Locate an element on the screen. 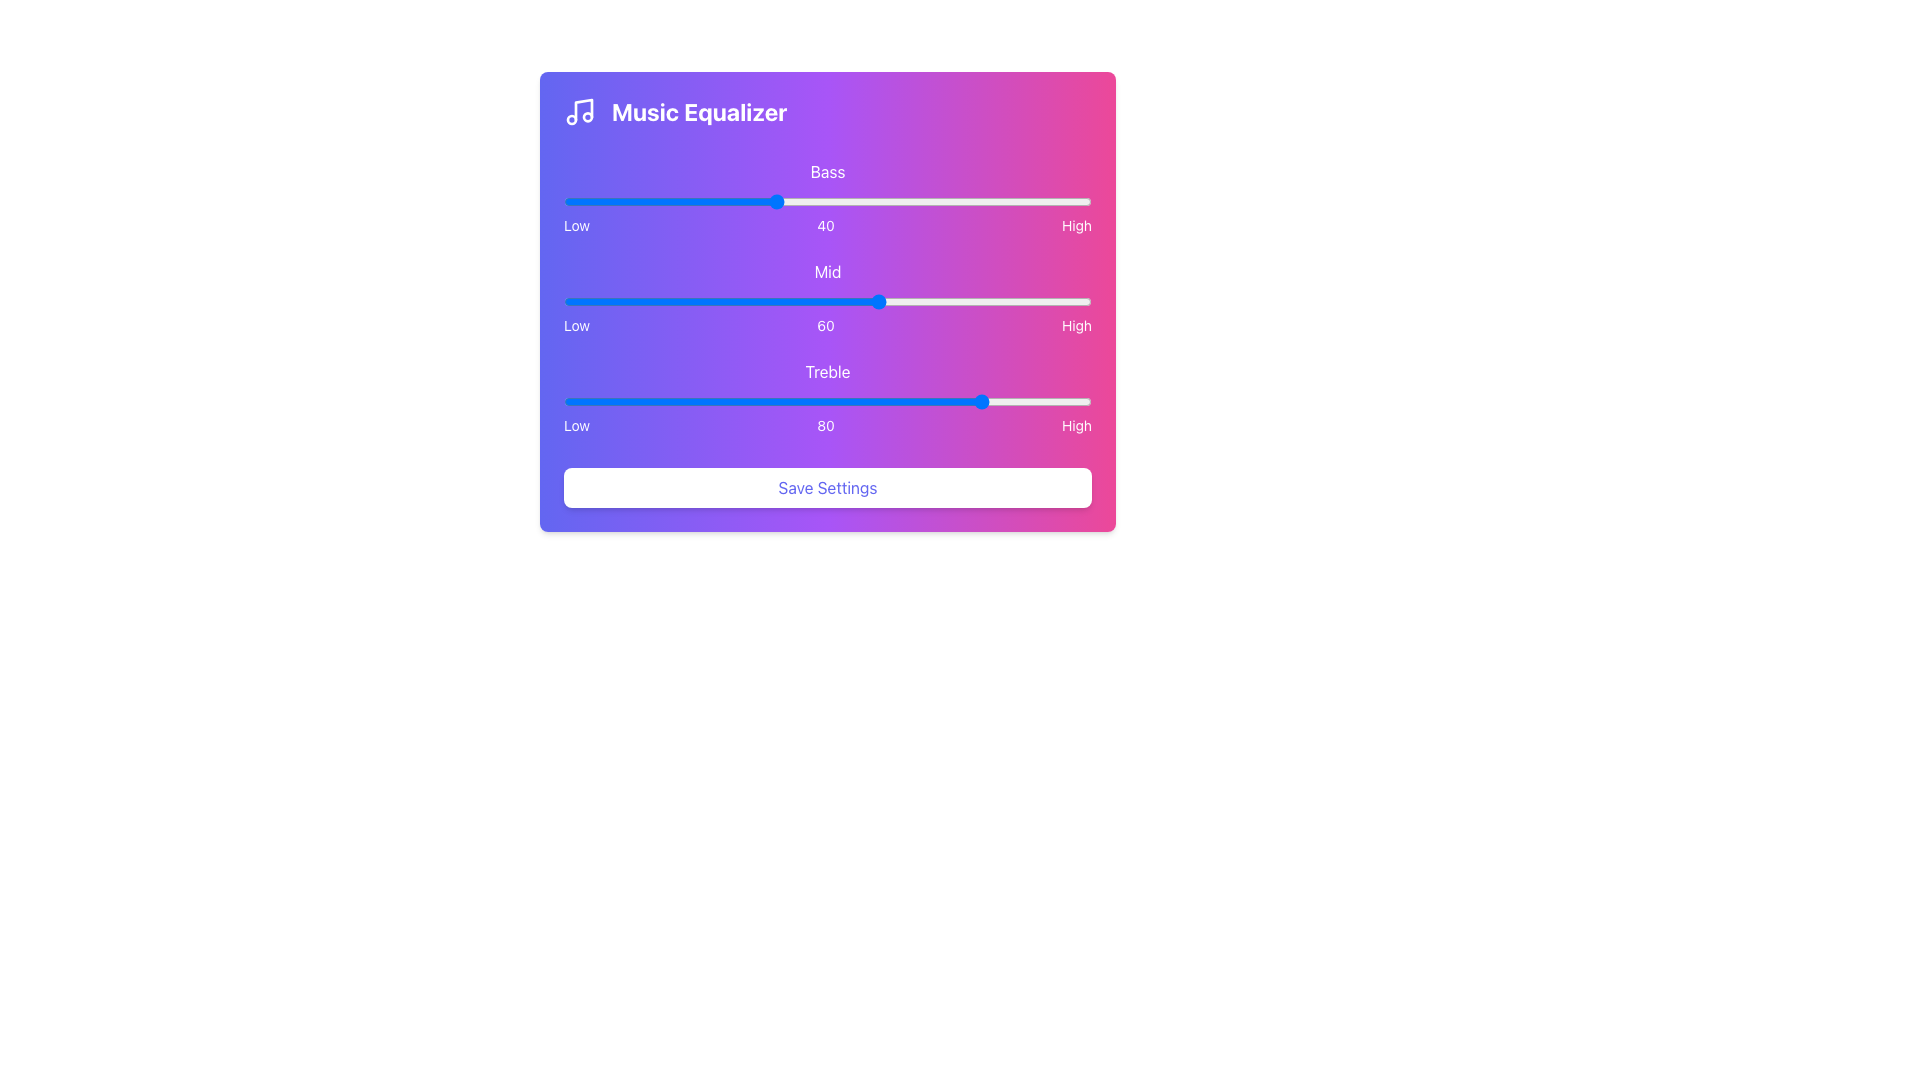  the bass level is located at coordinates (1054, 201).